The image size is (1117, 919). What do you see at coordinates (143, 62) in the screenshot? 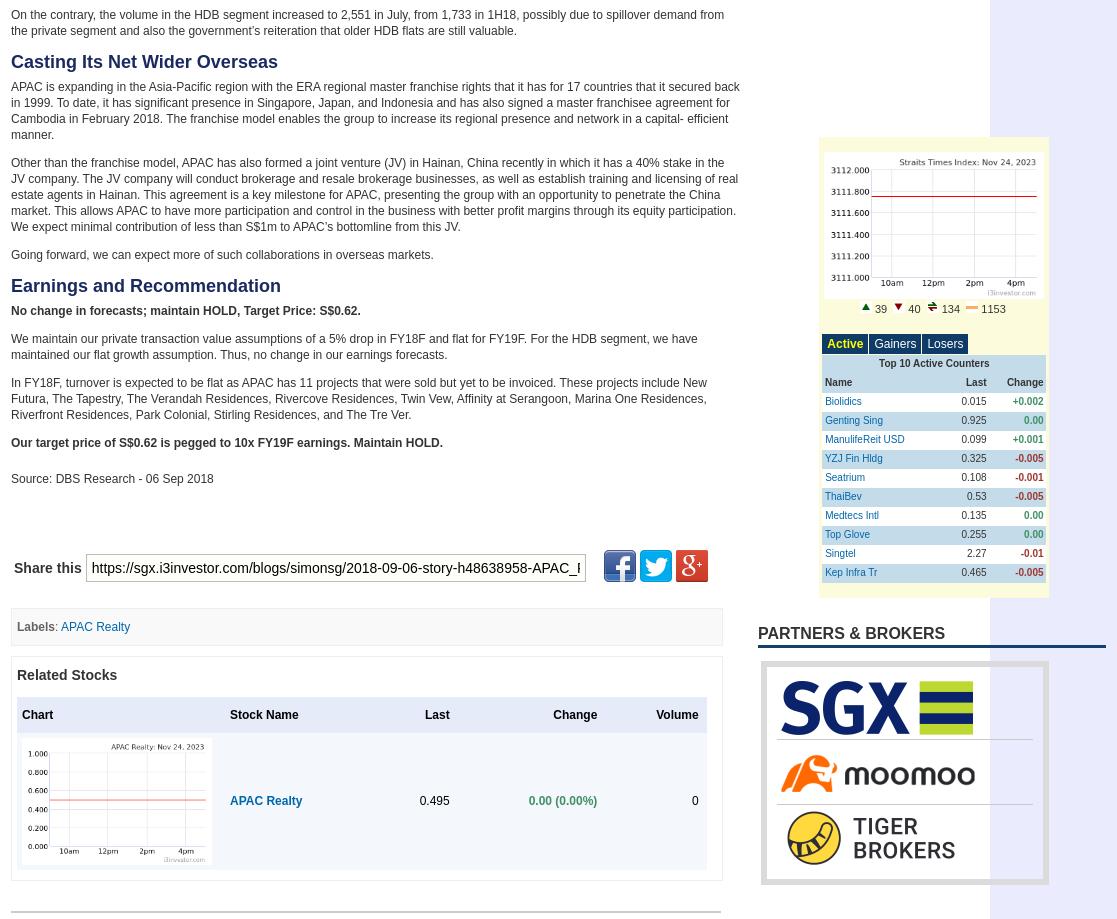
I see `'Casting Its Net Wider Overseas'` at bounding box center [143, 62].